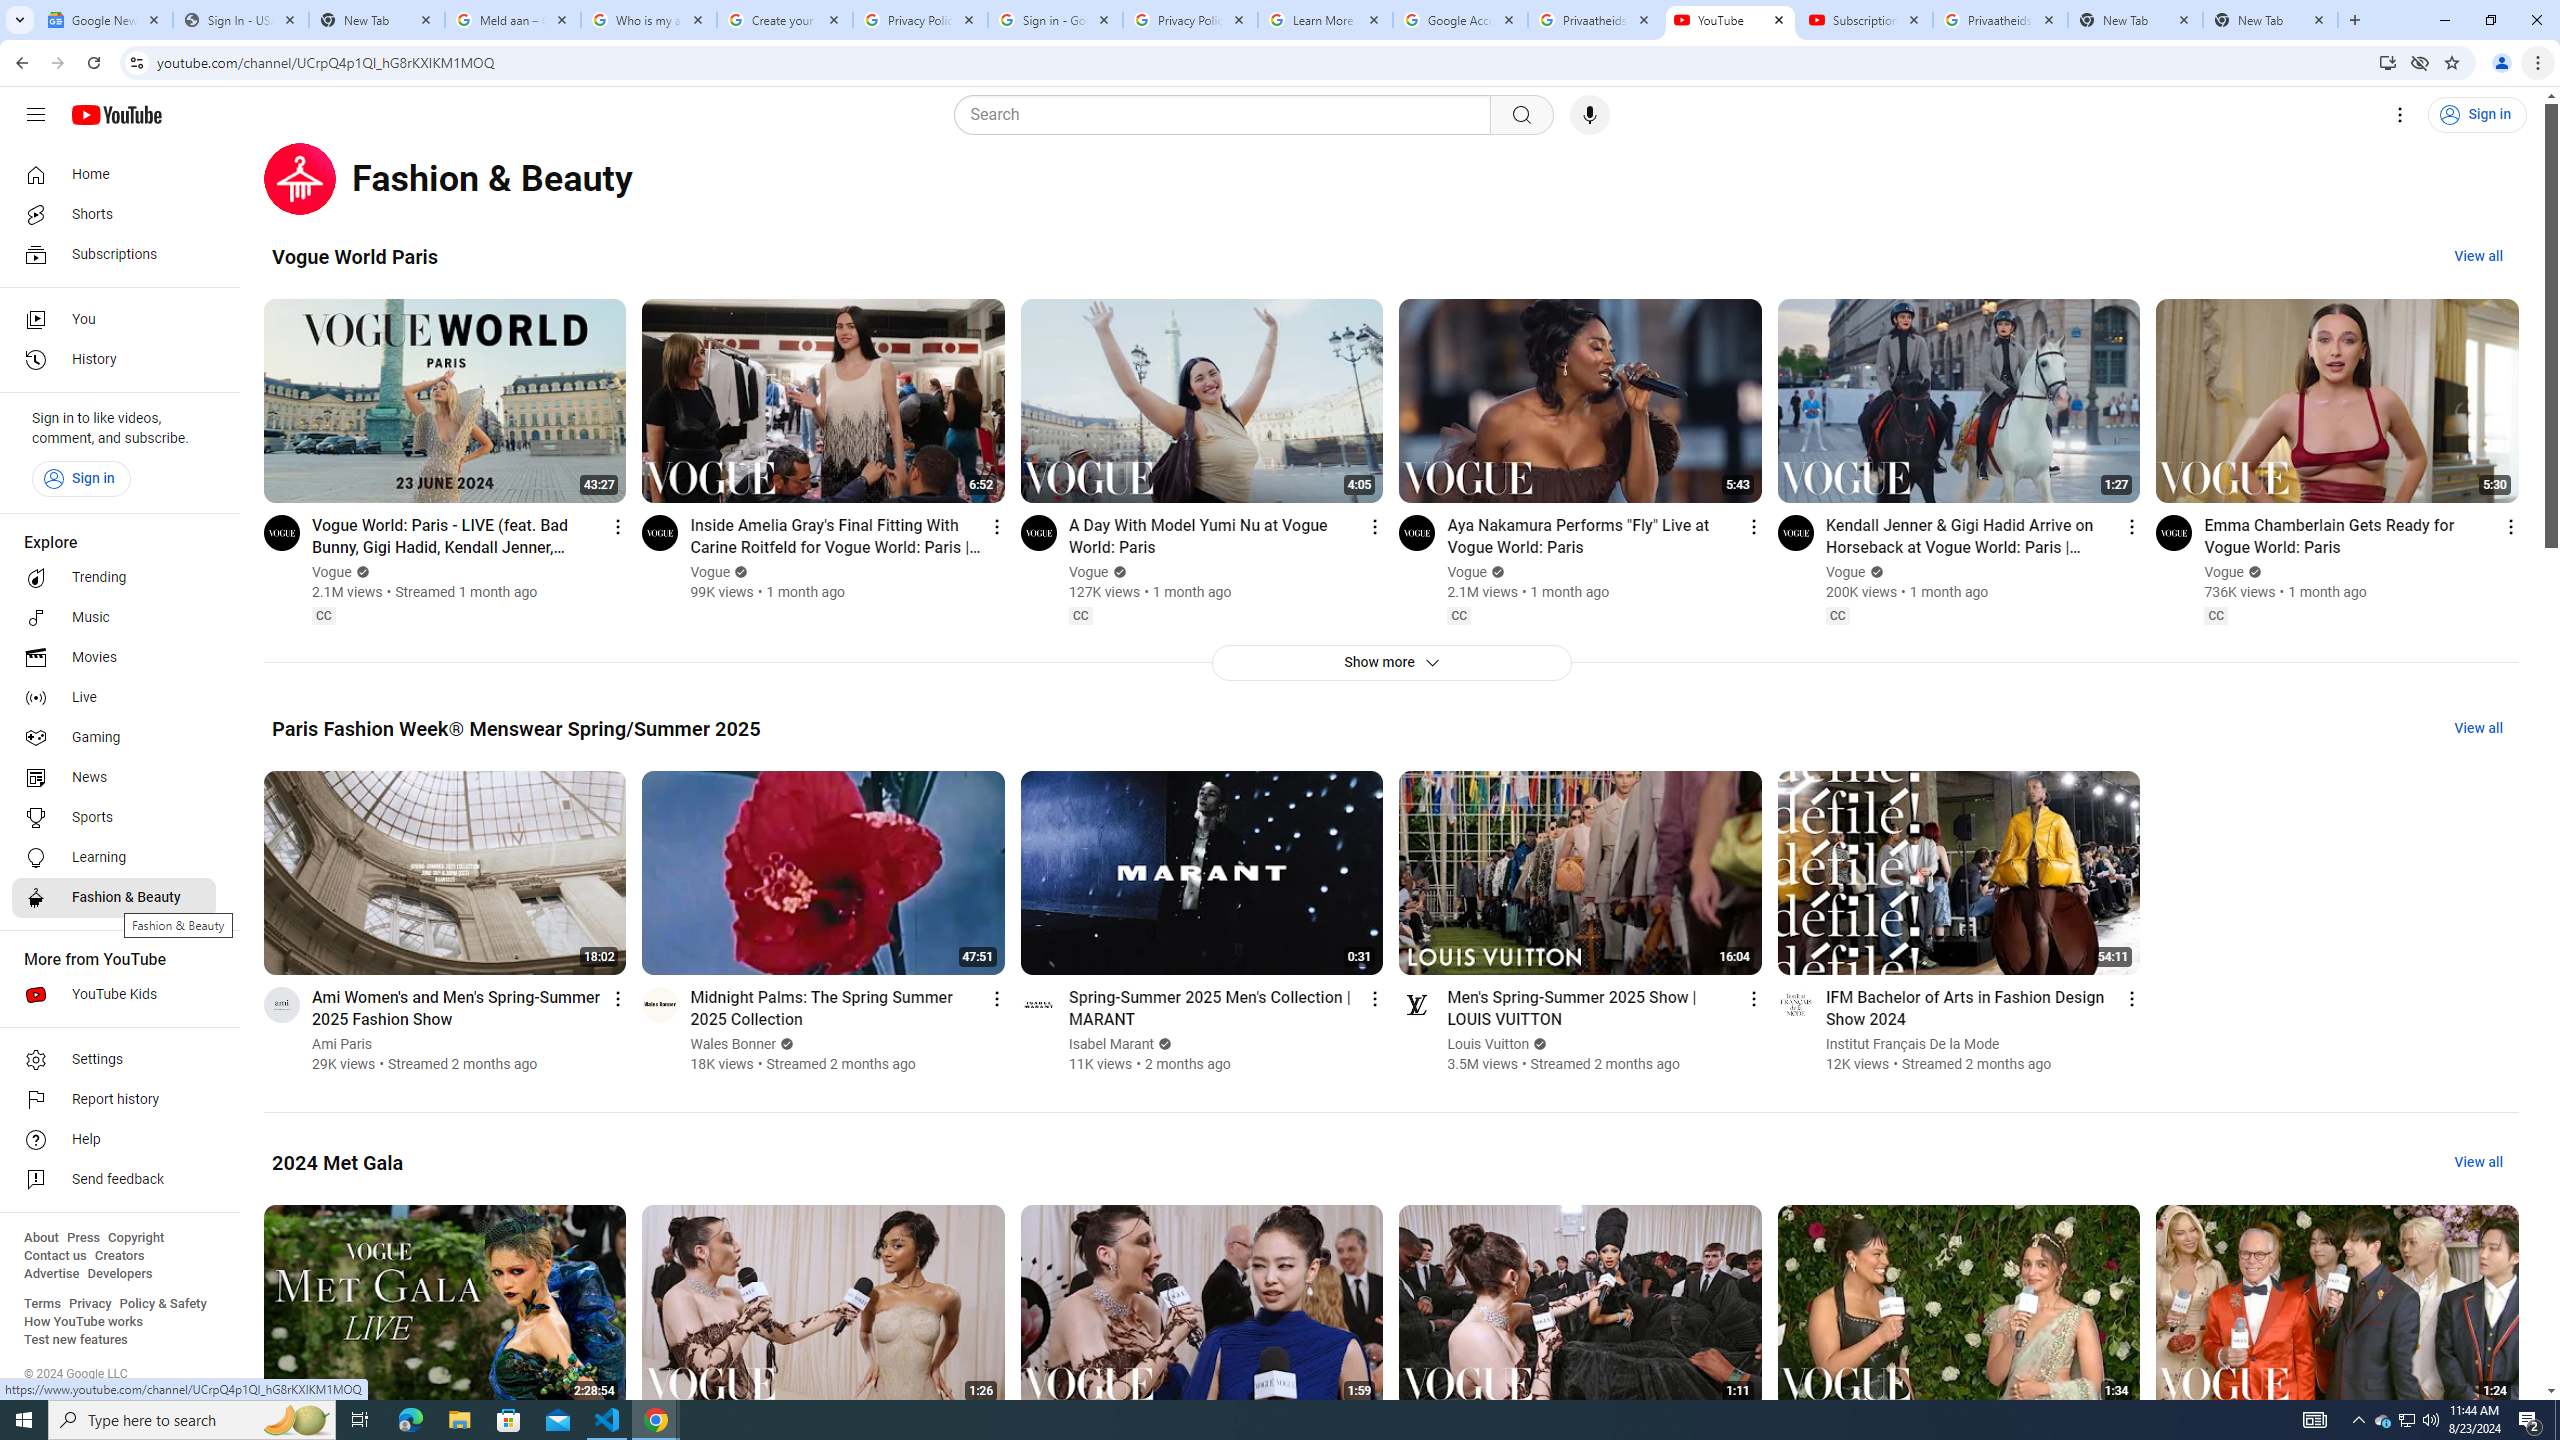 Image resolution: width=2560 pixels, height=1440 pixels. I want to click on '2024 Met Gala', so click(337, 1161).